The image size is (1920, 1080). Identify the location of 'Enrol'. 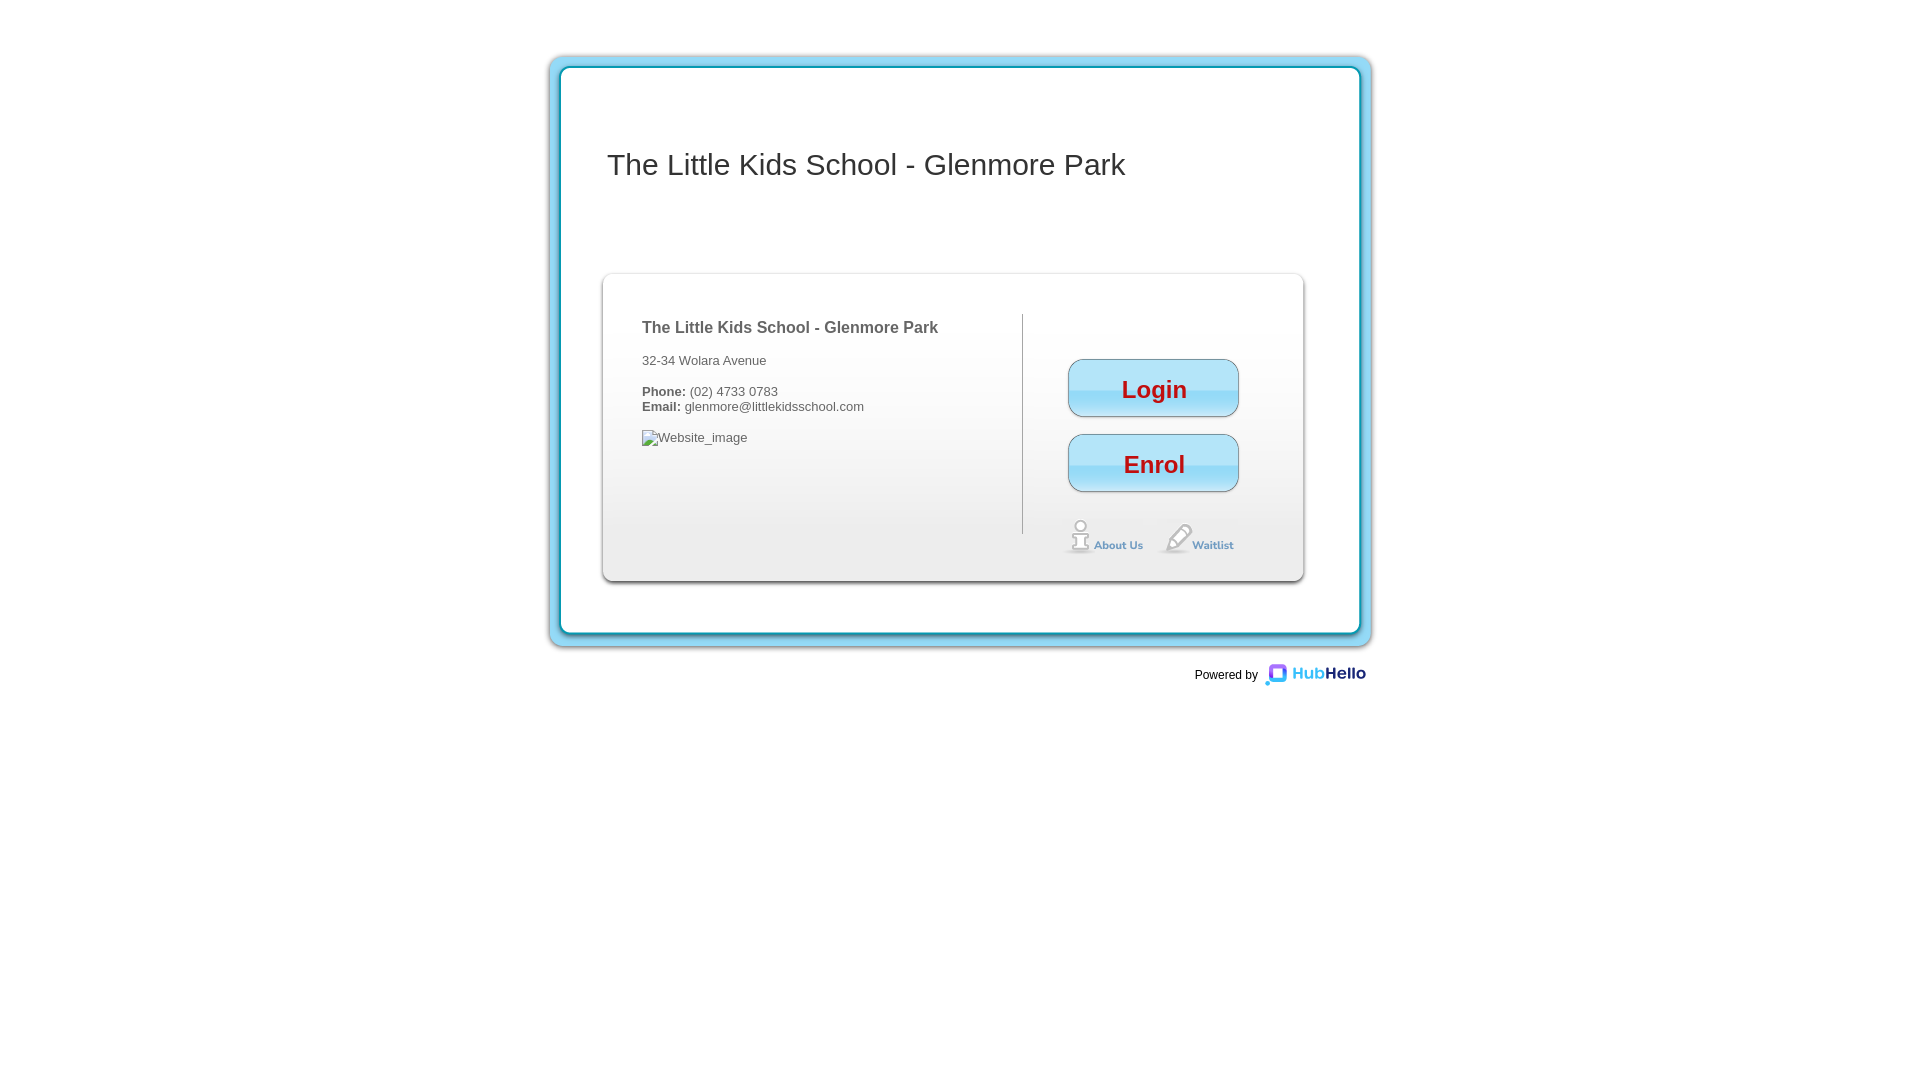
(1154, 476).